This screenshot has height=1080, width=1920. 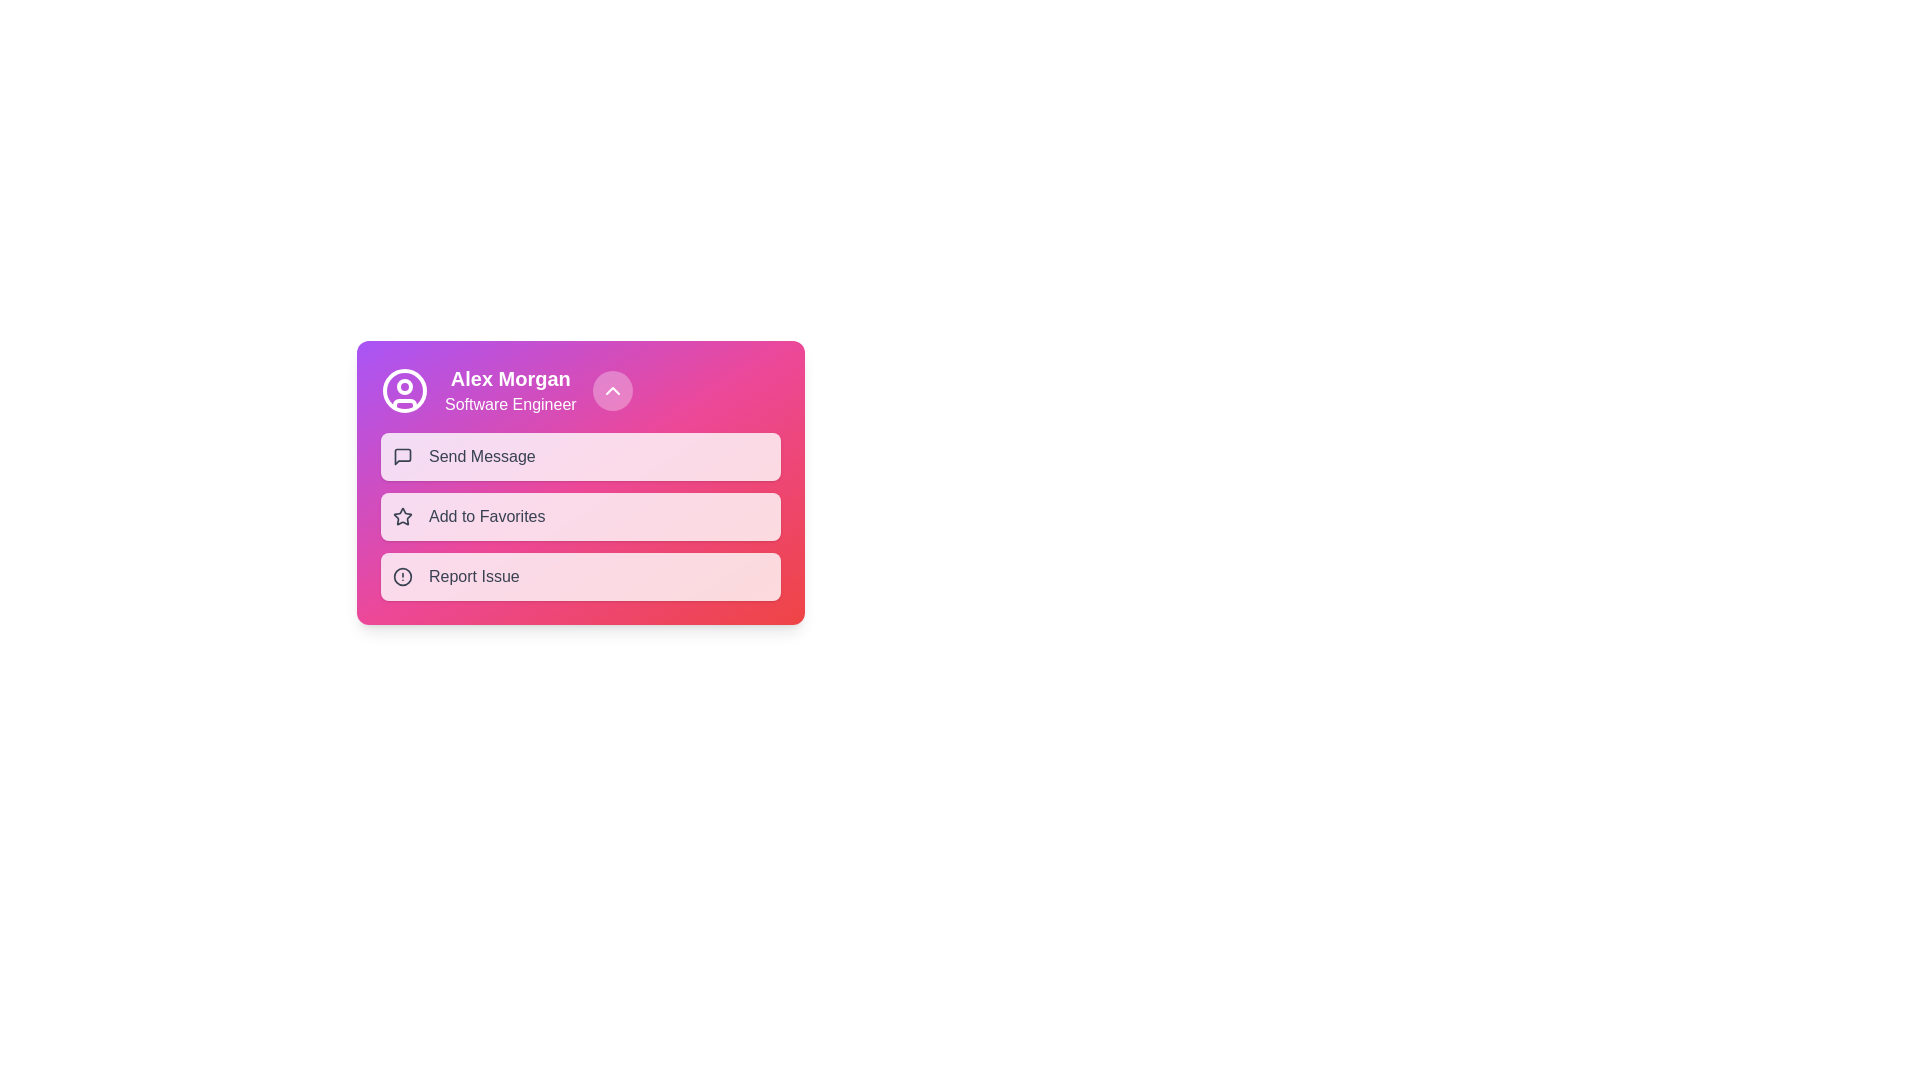 I want to click on displayed text in the Text Display located to the right of the avatar icon at the top-left corner of the panel with a gradient background, so click(x=510, y=390).